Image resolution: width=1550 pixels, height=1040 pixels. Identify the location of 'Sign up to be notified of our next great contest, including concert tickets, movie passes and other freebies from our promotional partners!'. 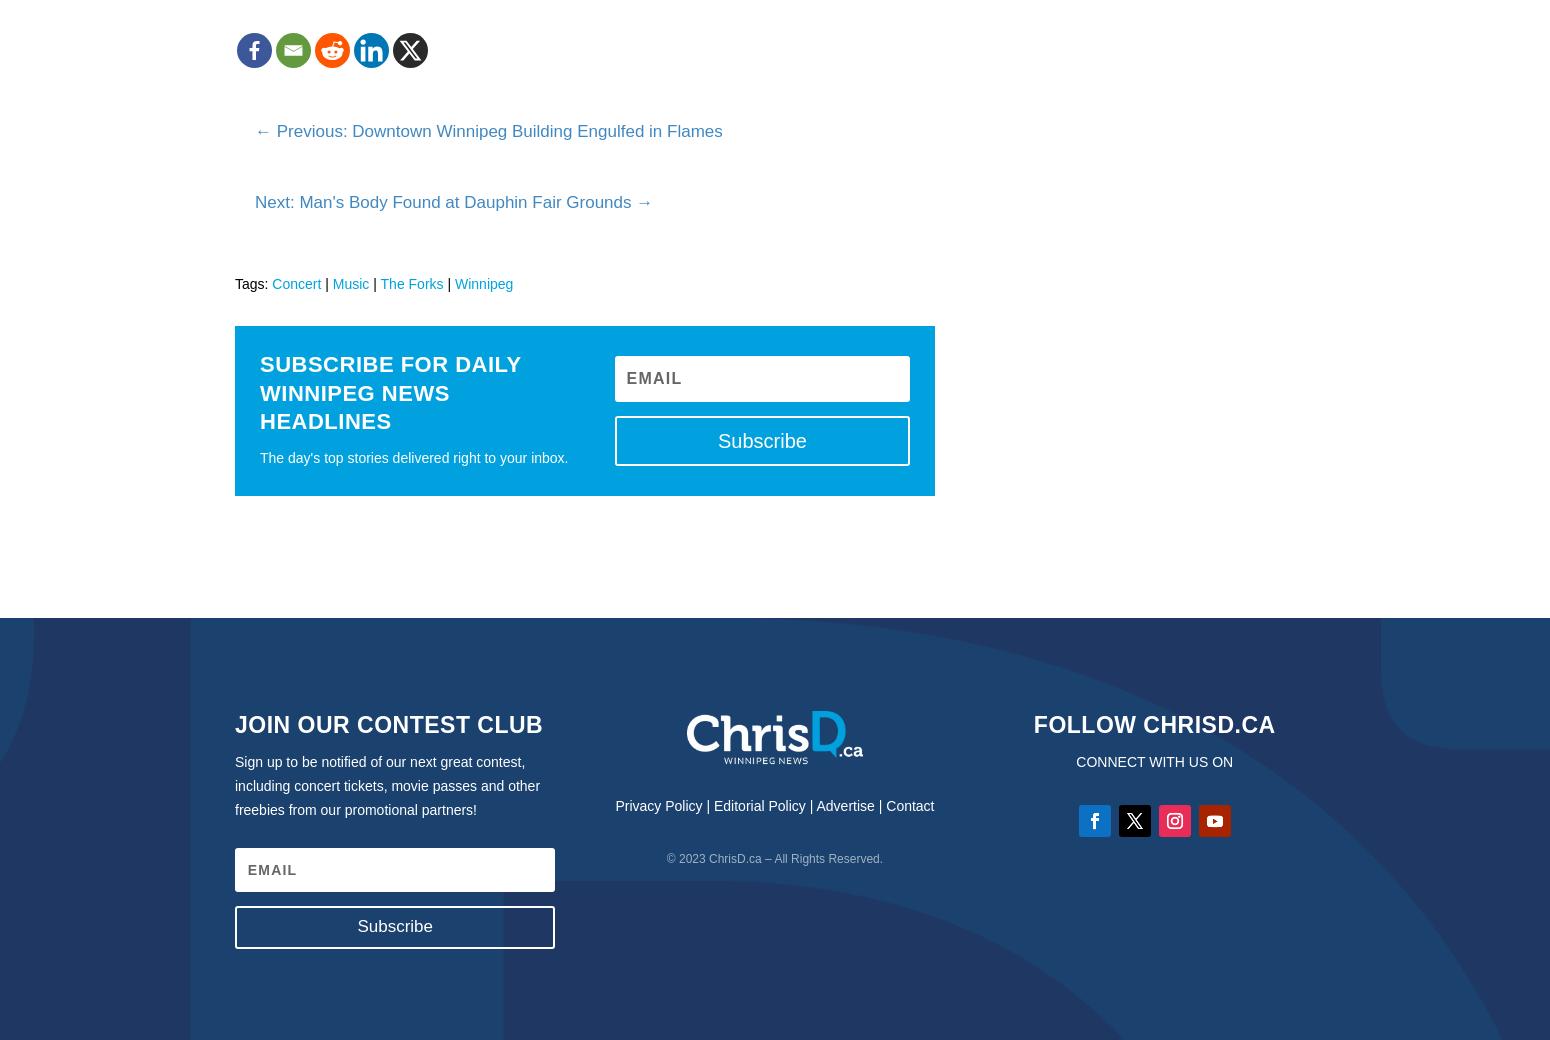
(386, 783).